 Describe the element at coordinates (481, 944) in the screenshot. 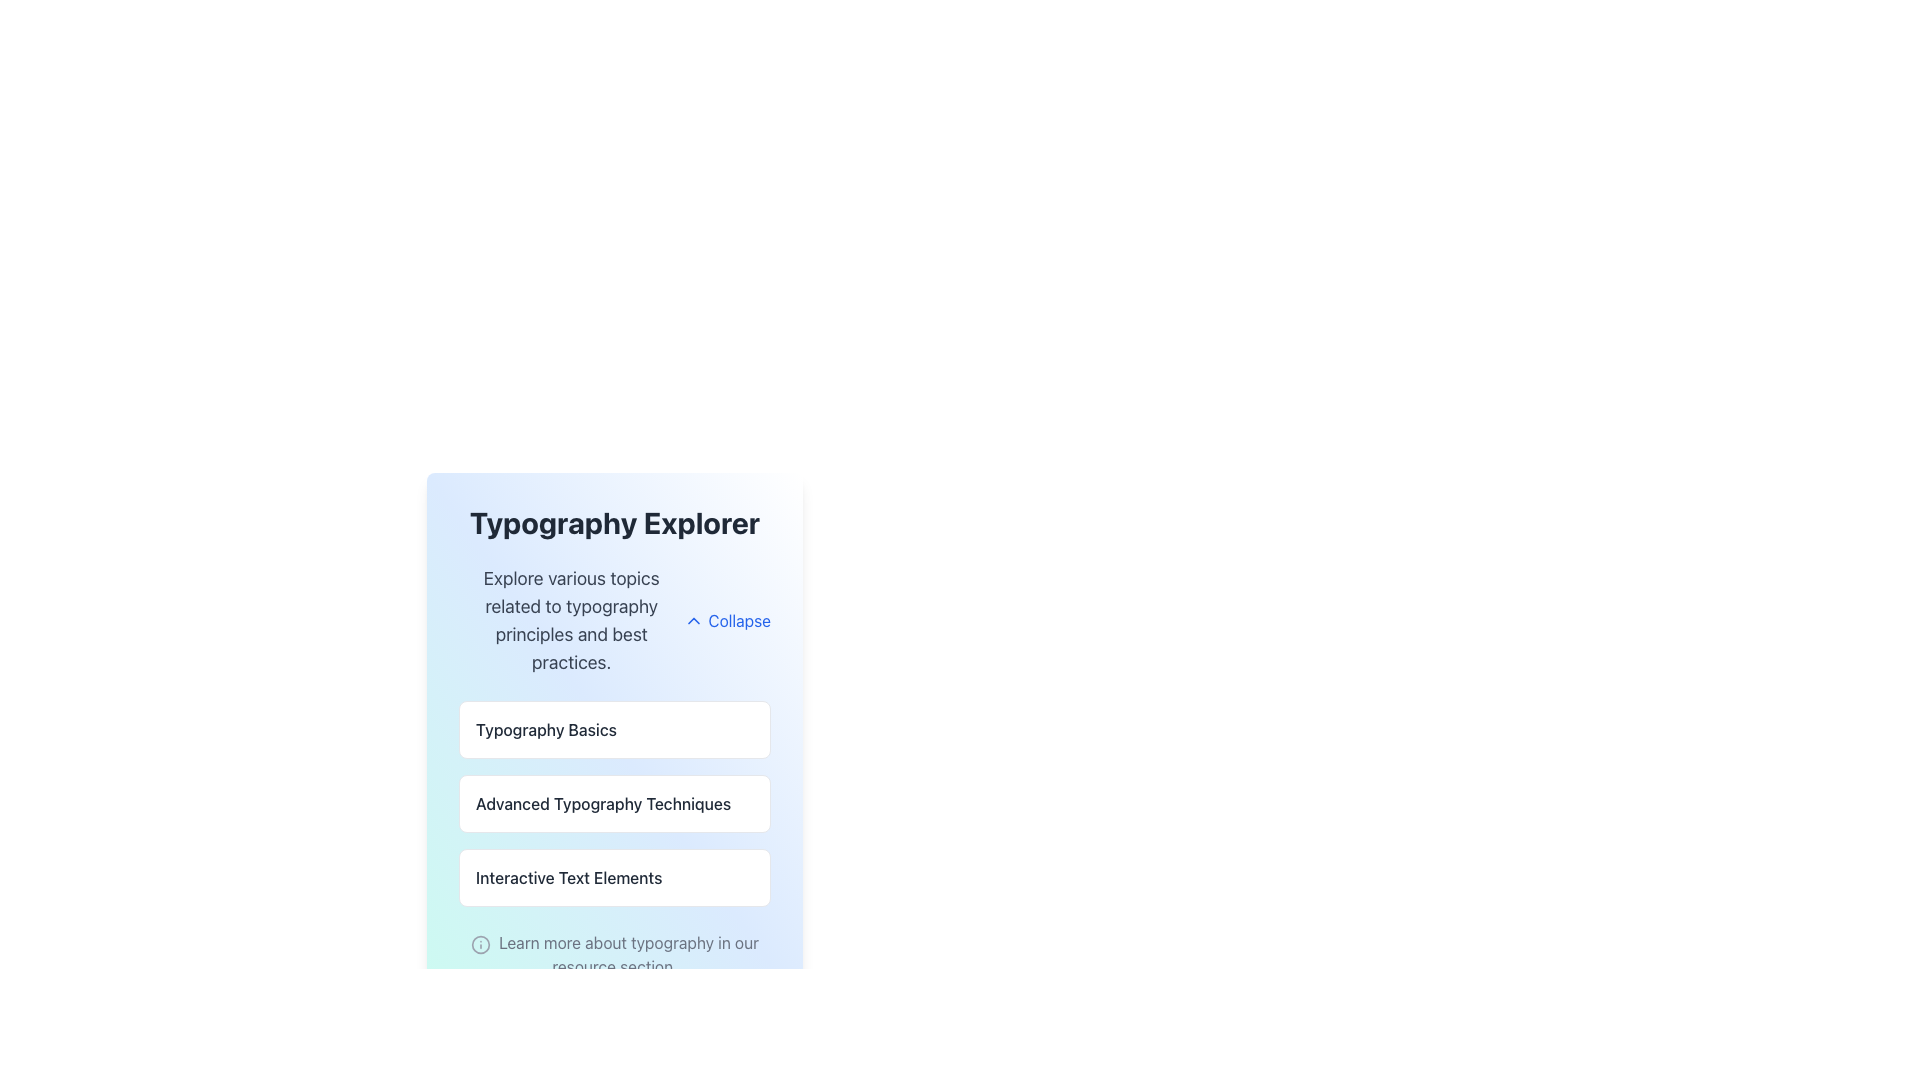

I see `the Circular SVG Icon located at the bottom of the 'Typography Explorer' section` at that location.